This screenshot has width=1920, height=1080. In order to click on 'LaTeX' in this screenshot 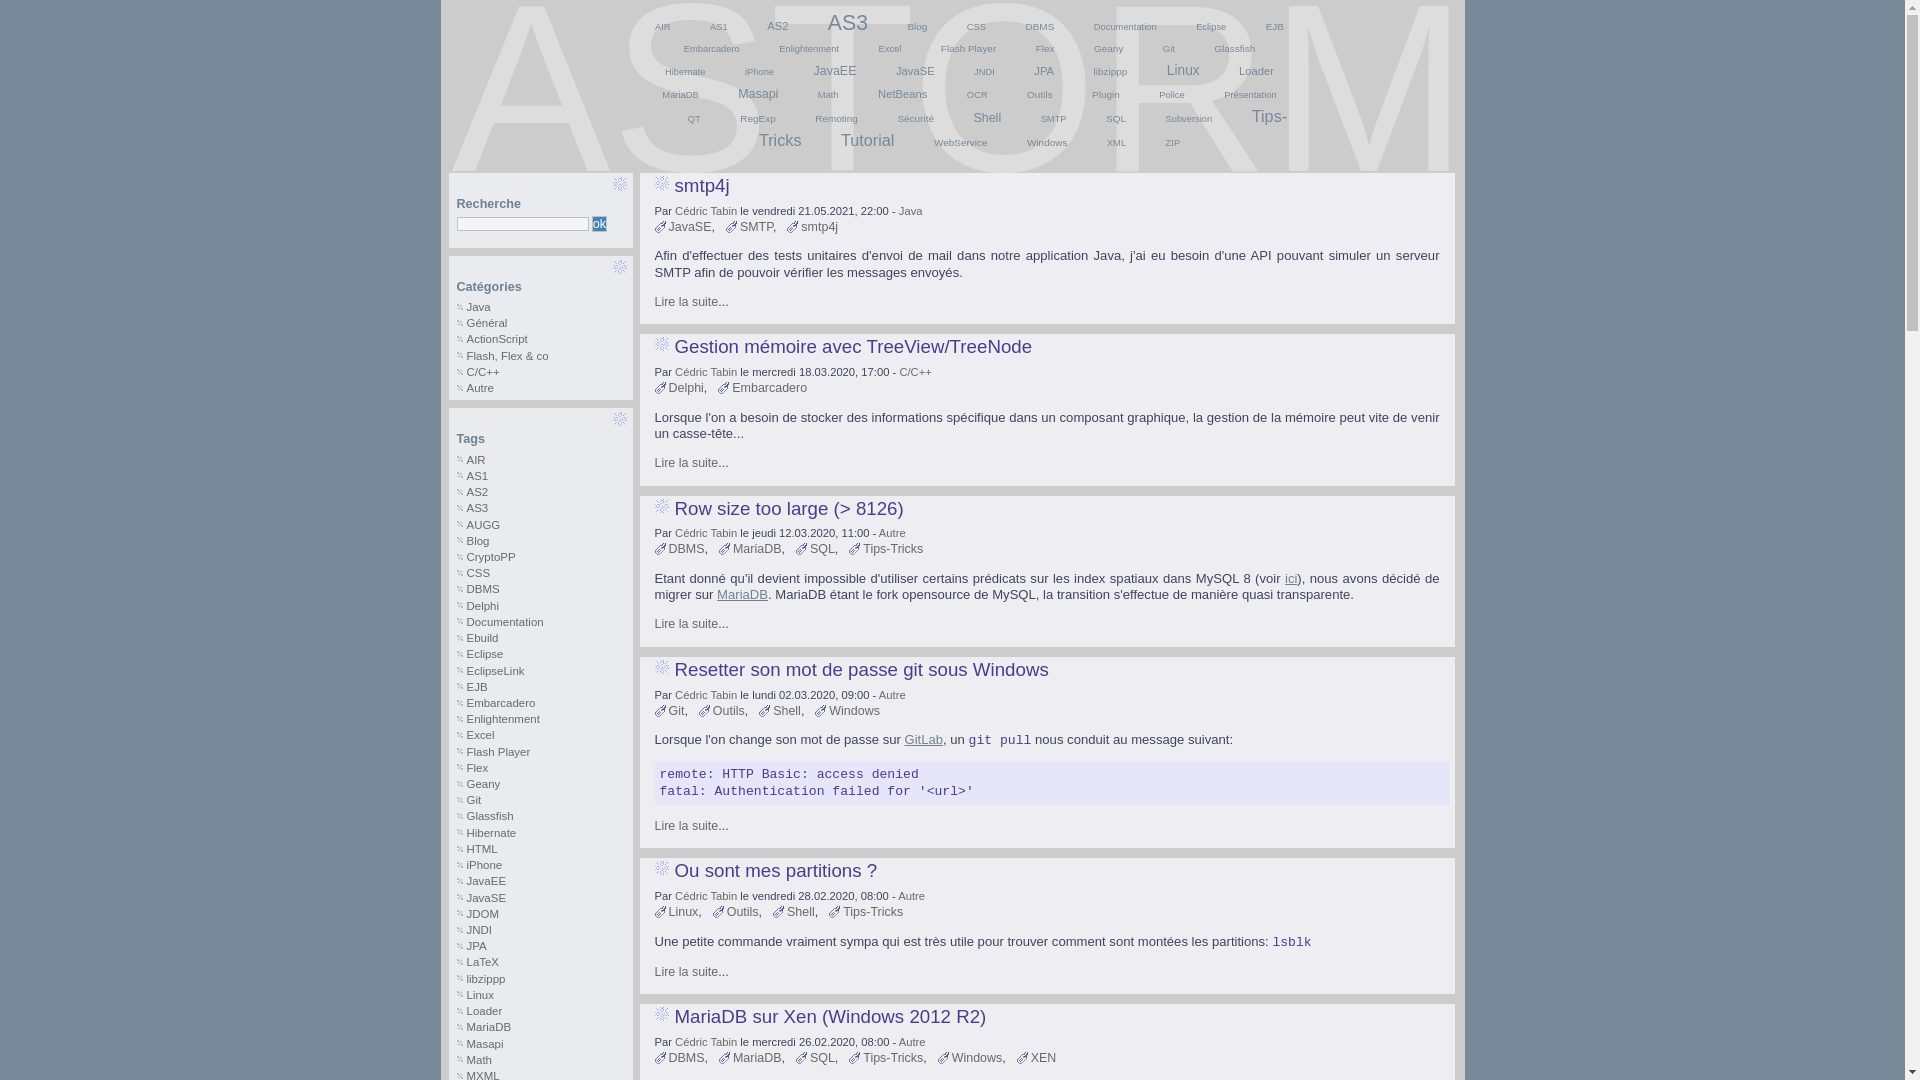, I will do `click(464, 960)`.